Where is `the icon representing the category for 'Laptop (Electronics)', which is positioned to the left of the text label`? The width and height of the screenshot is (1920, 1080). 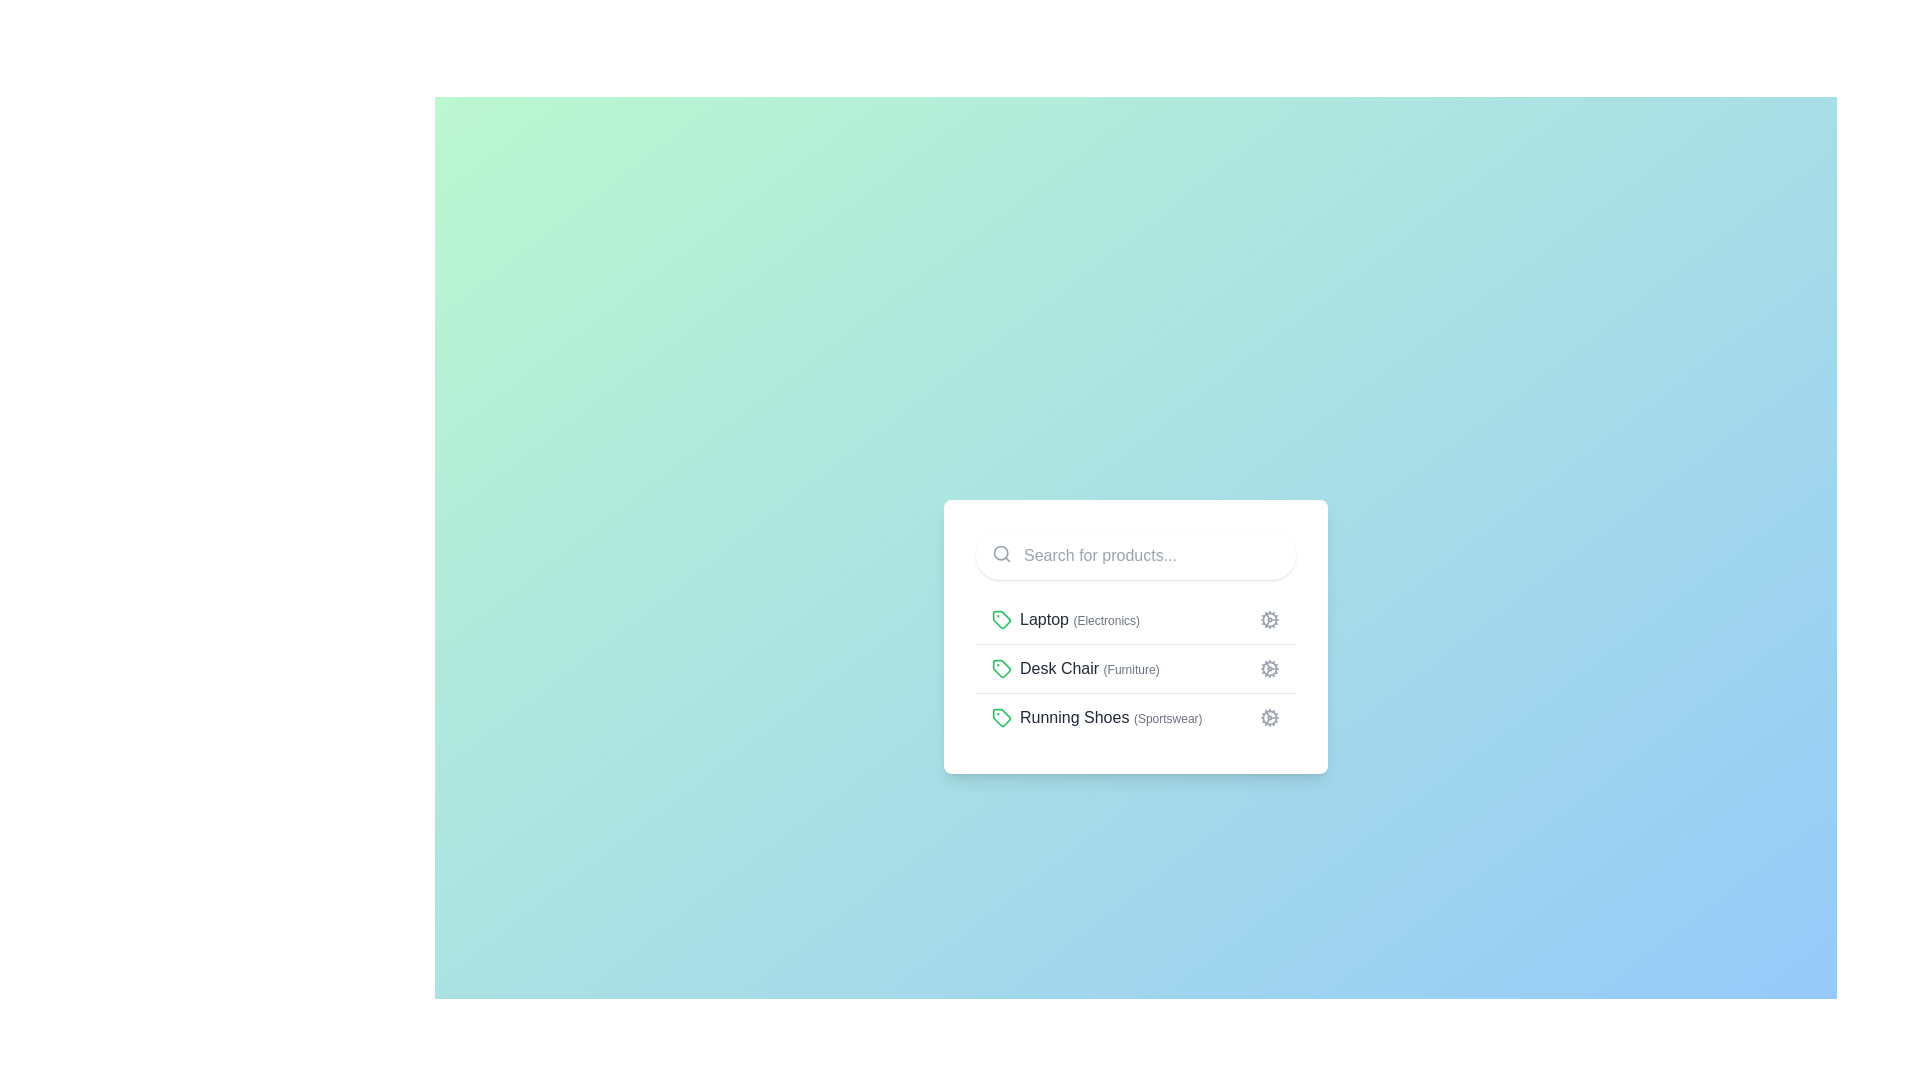 the icon representing the category for 'Laptop (Electronics)', which is positioned to the left of the text label is located at coordinates (1002, 619).